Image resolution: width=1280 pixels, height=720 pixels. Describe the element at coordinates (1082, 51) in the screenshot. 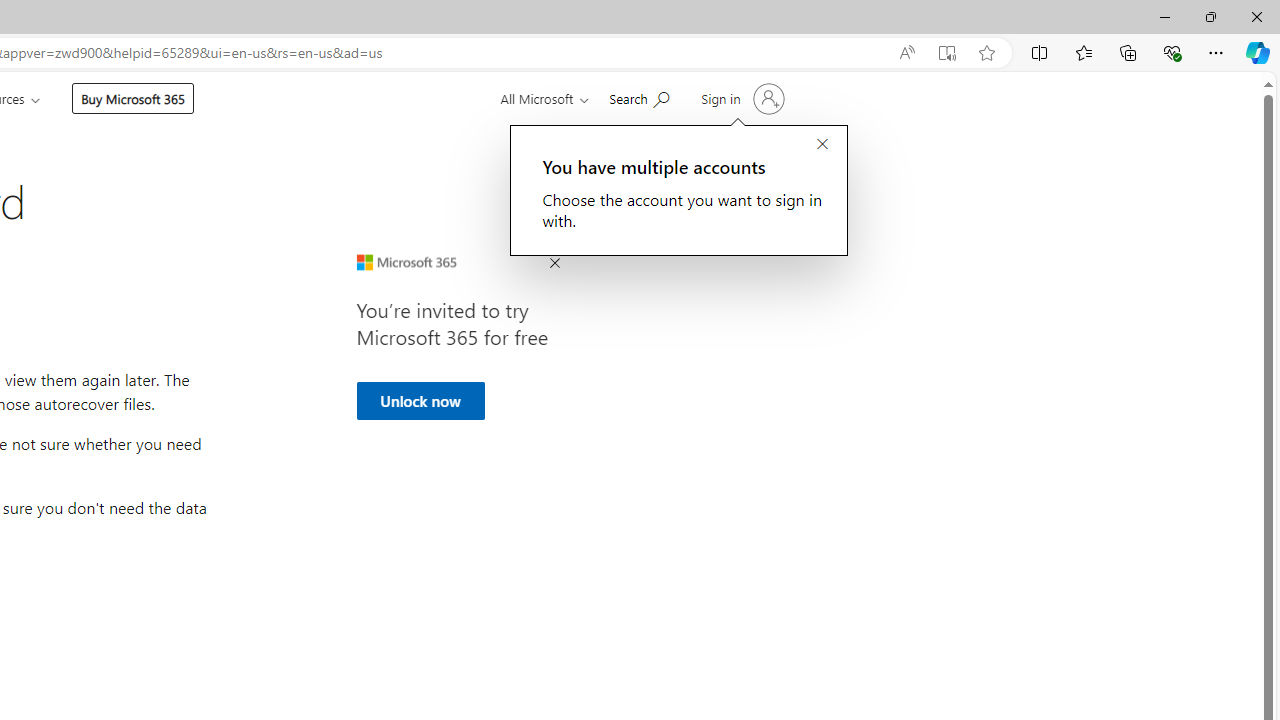

I see `'Favorites'` at that location.